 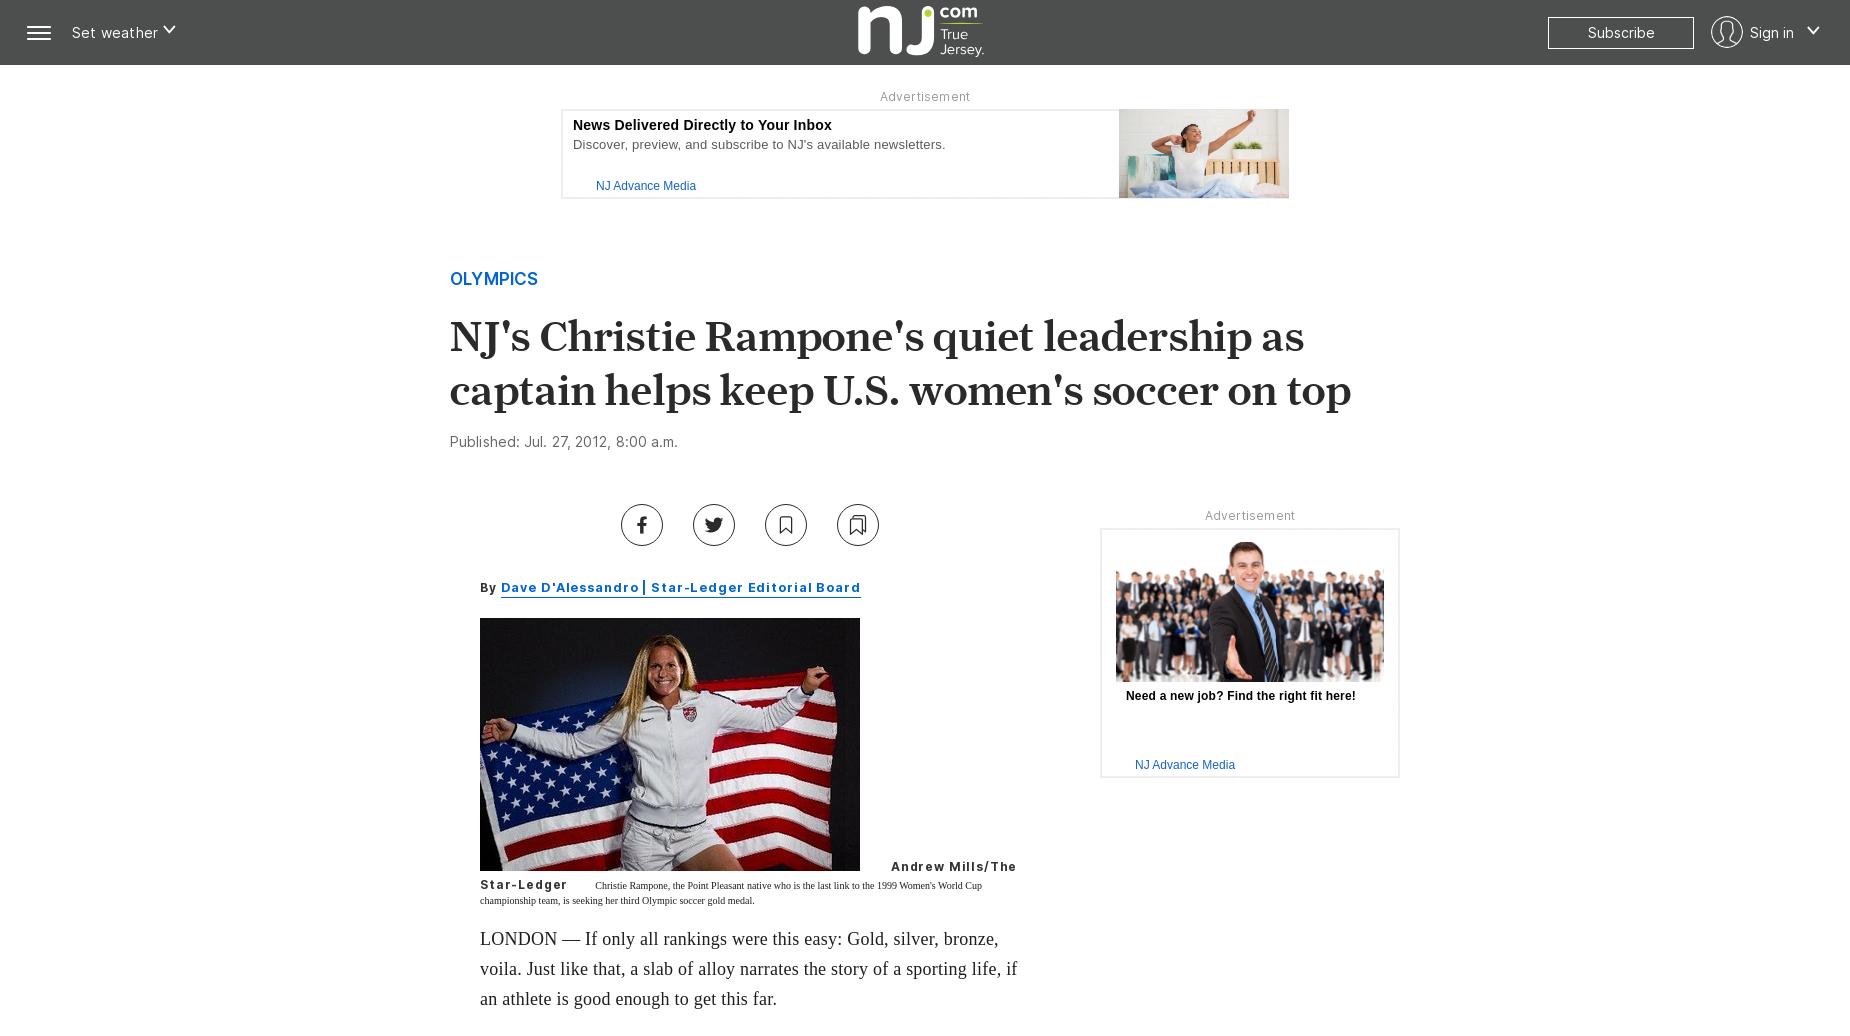 I want to click on 'Andrew Mills/The Star-Ledger', so click(x=748, y=874).